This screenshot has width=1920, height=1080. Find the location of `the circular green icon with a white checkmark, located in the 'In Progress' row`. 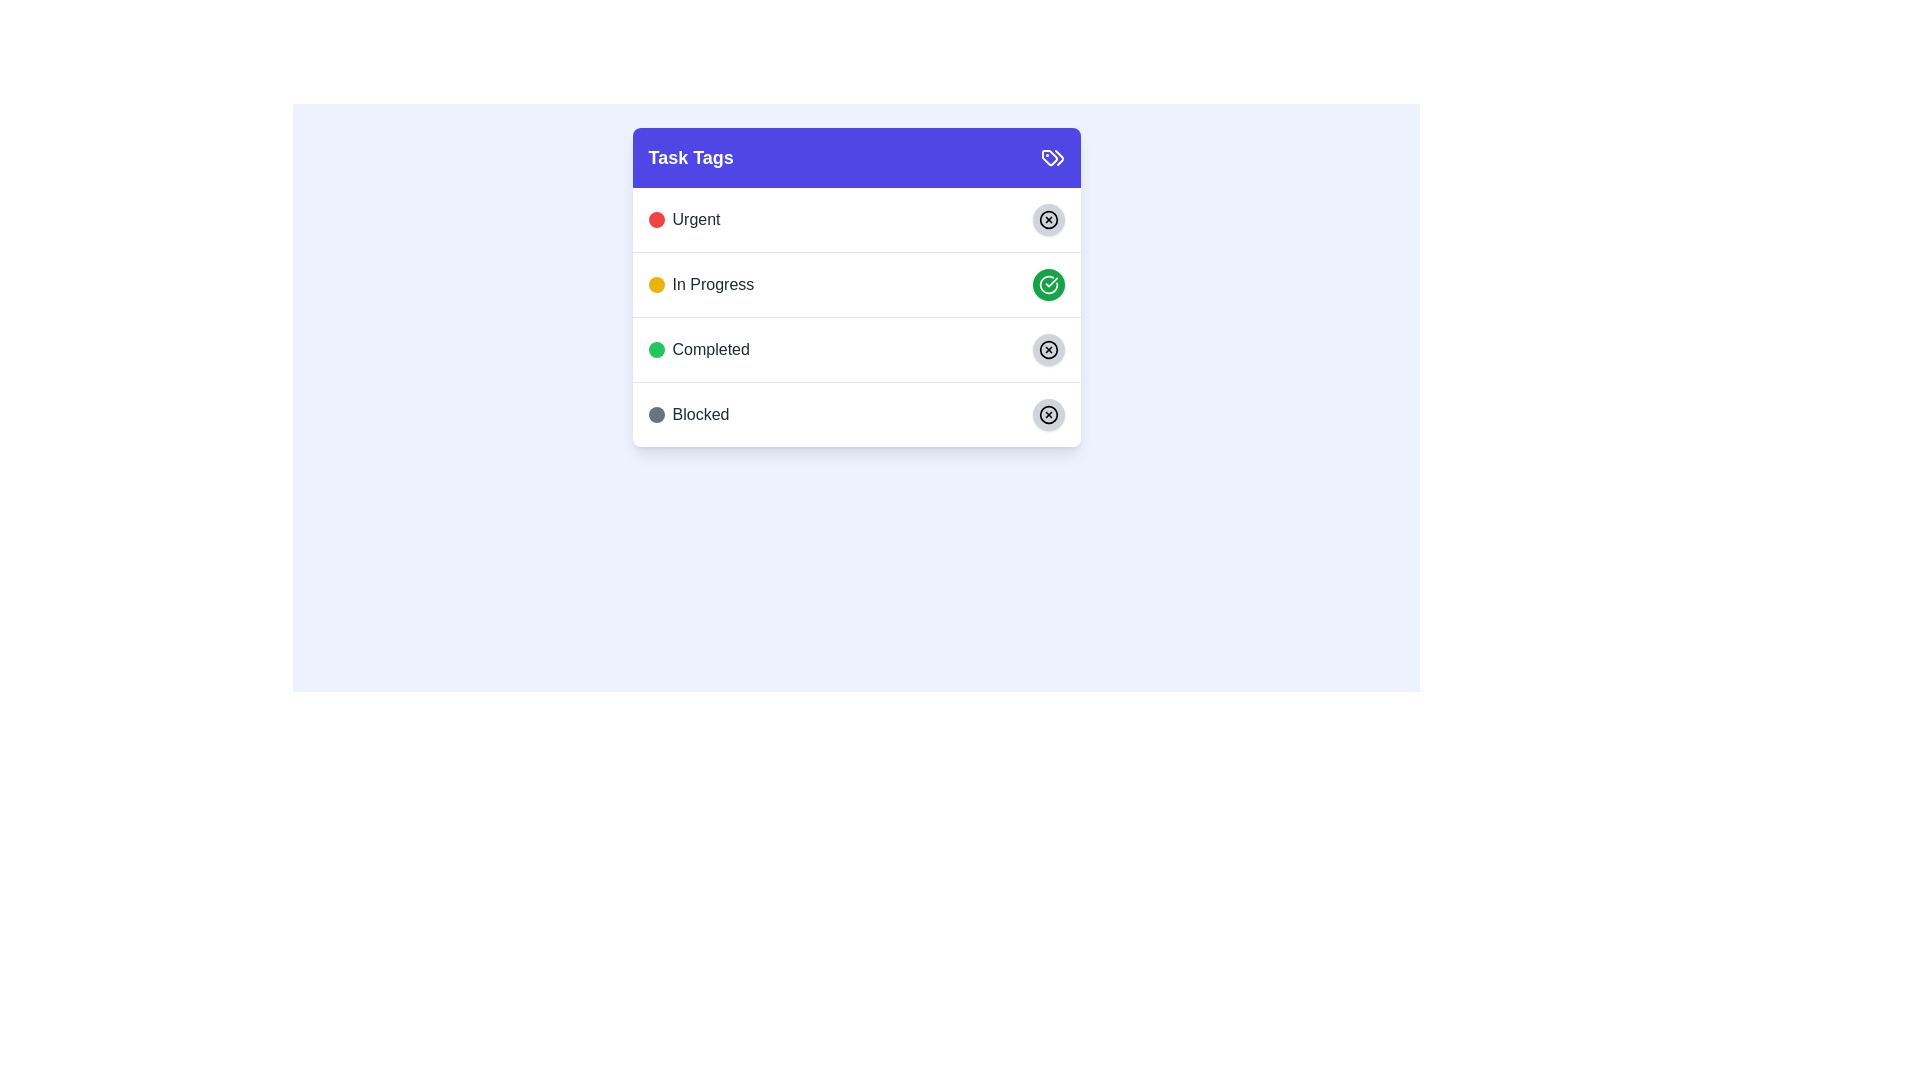

the circular green icon with a white checkmark, located in the 'In Progress' row is located at coordinates (1047, 285).